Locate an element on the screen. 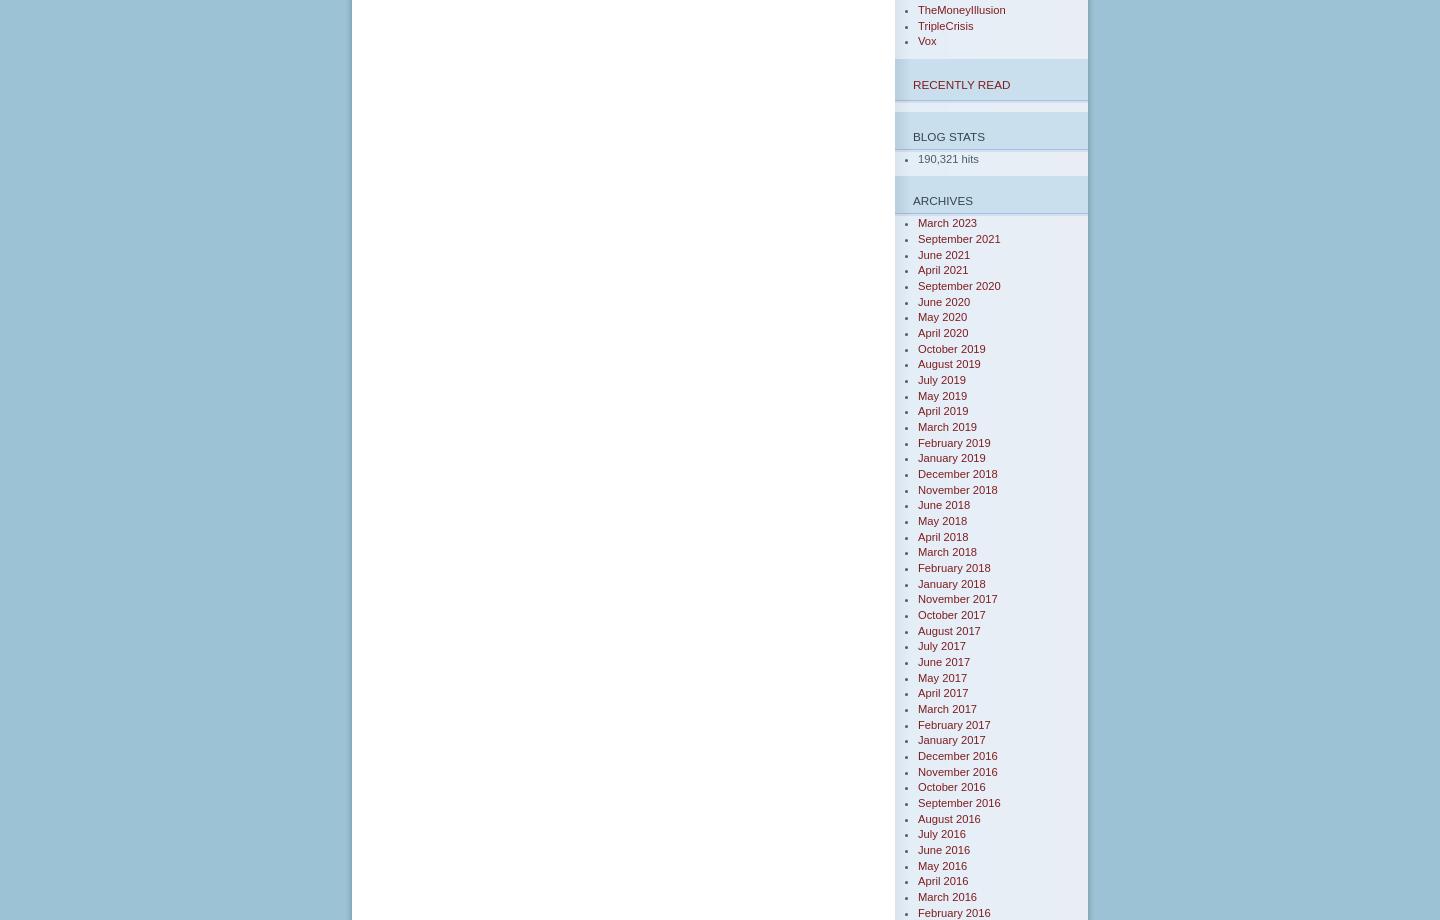 The width and height of the screenshot is (1440, 920). 'October 2019' is located at coordinates (951, 347).